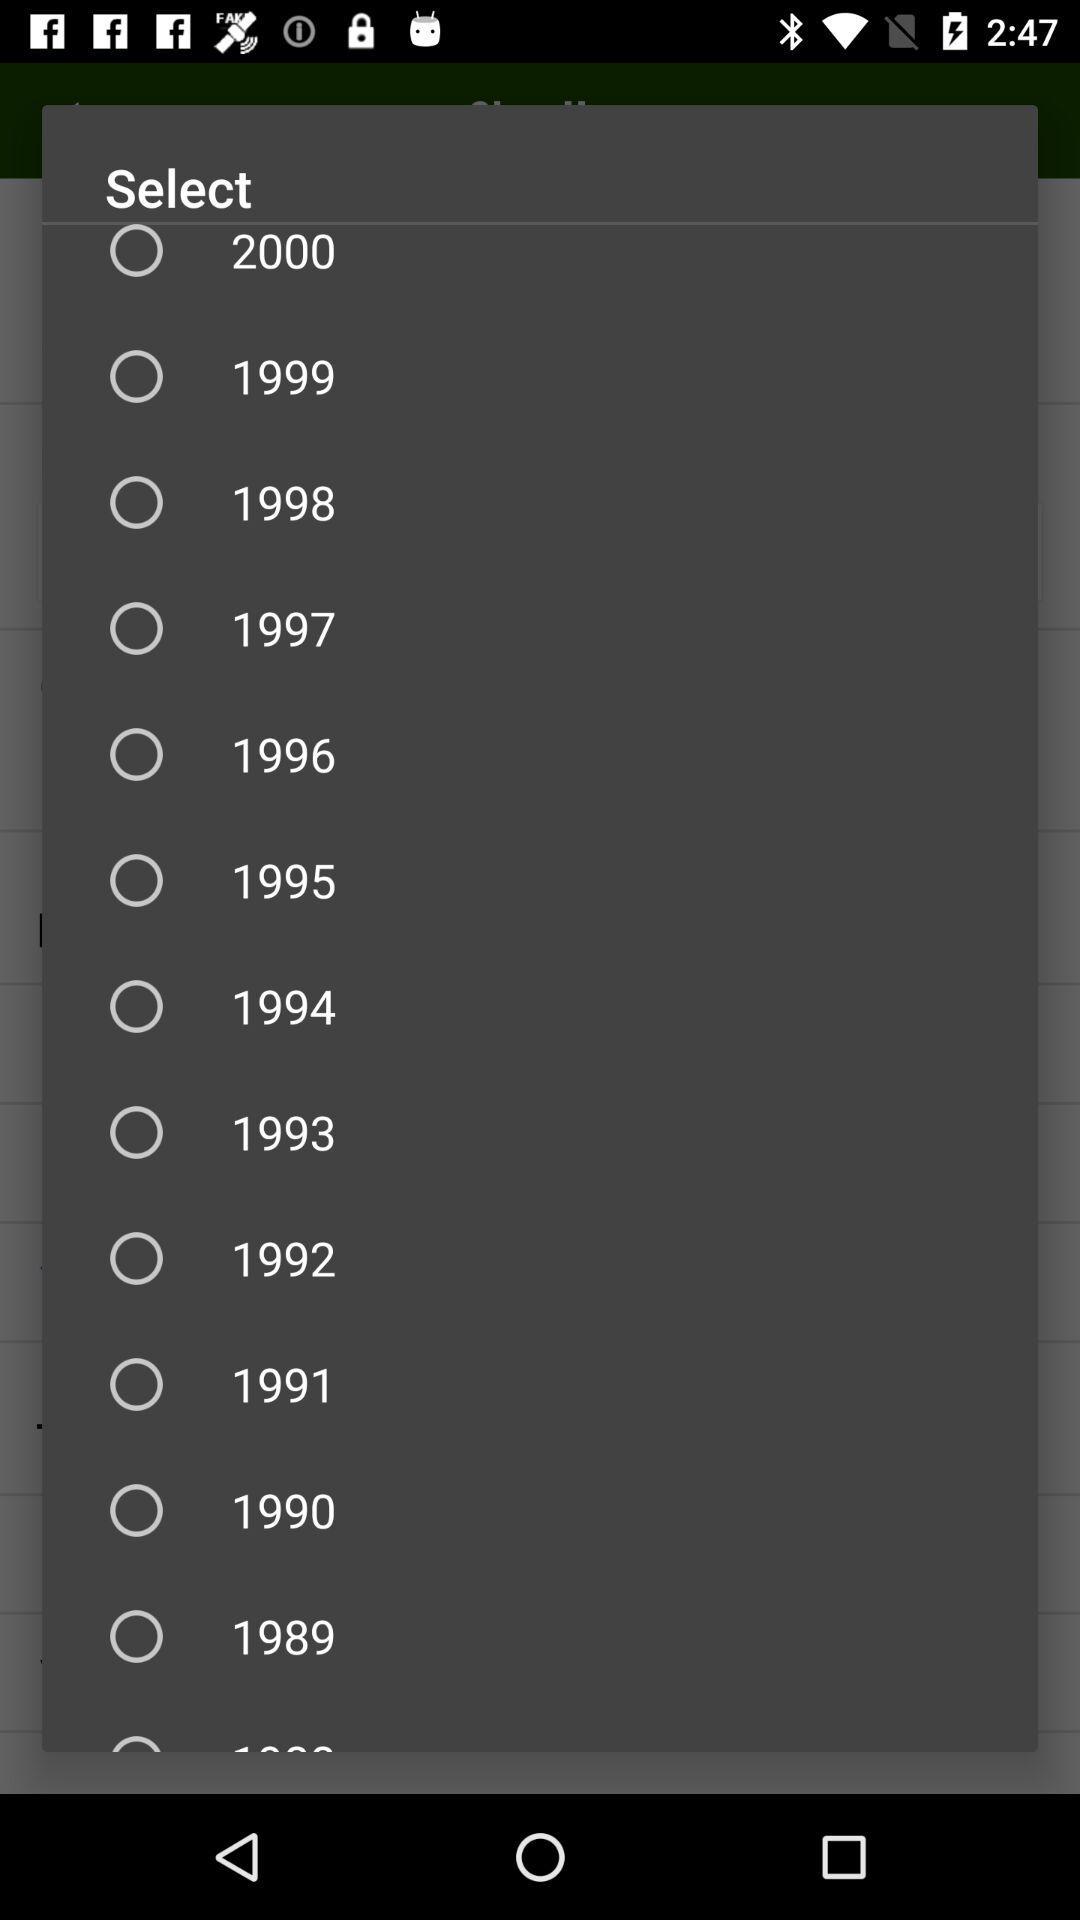 The width and height of the screenshot is (1080, 1920). Describe the element at coordinates (540, 1510) in the screenshot. I see `icon above the 1989 item` at that location.